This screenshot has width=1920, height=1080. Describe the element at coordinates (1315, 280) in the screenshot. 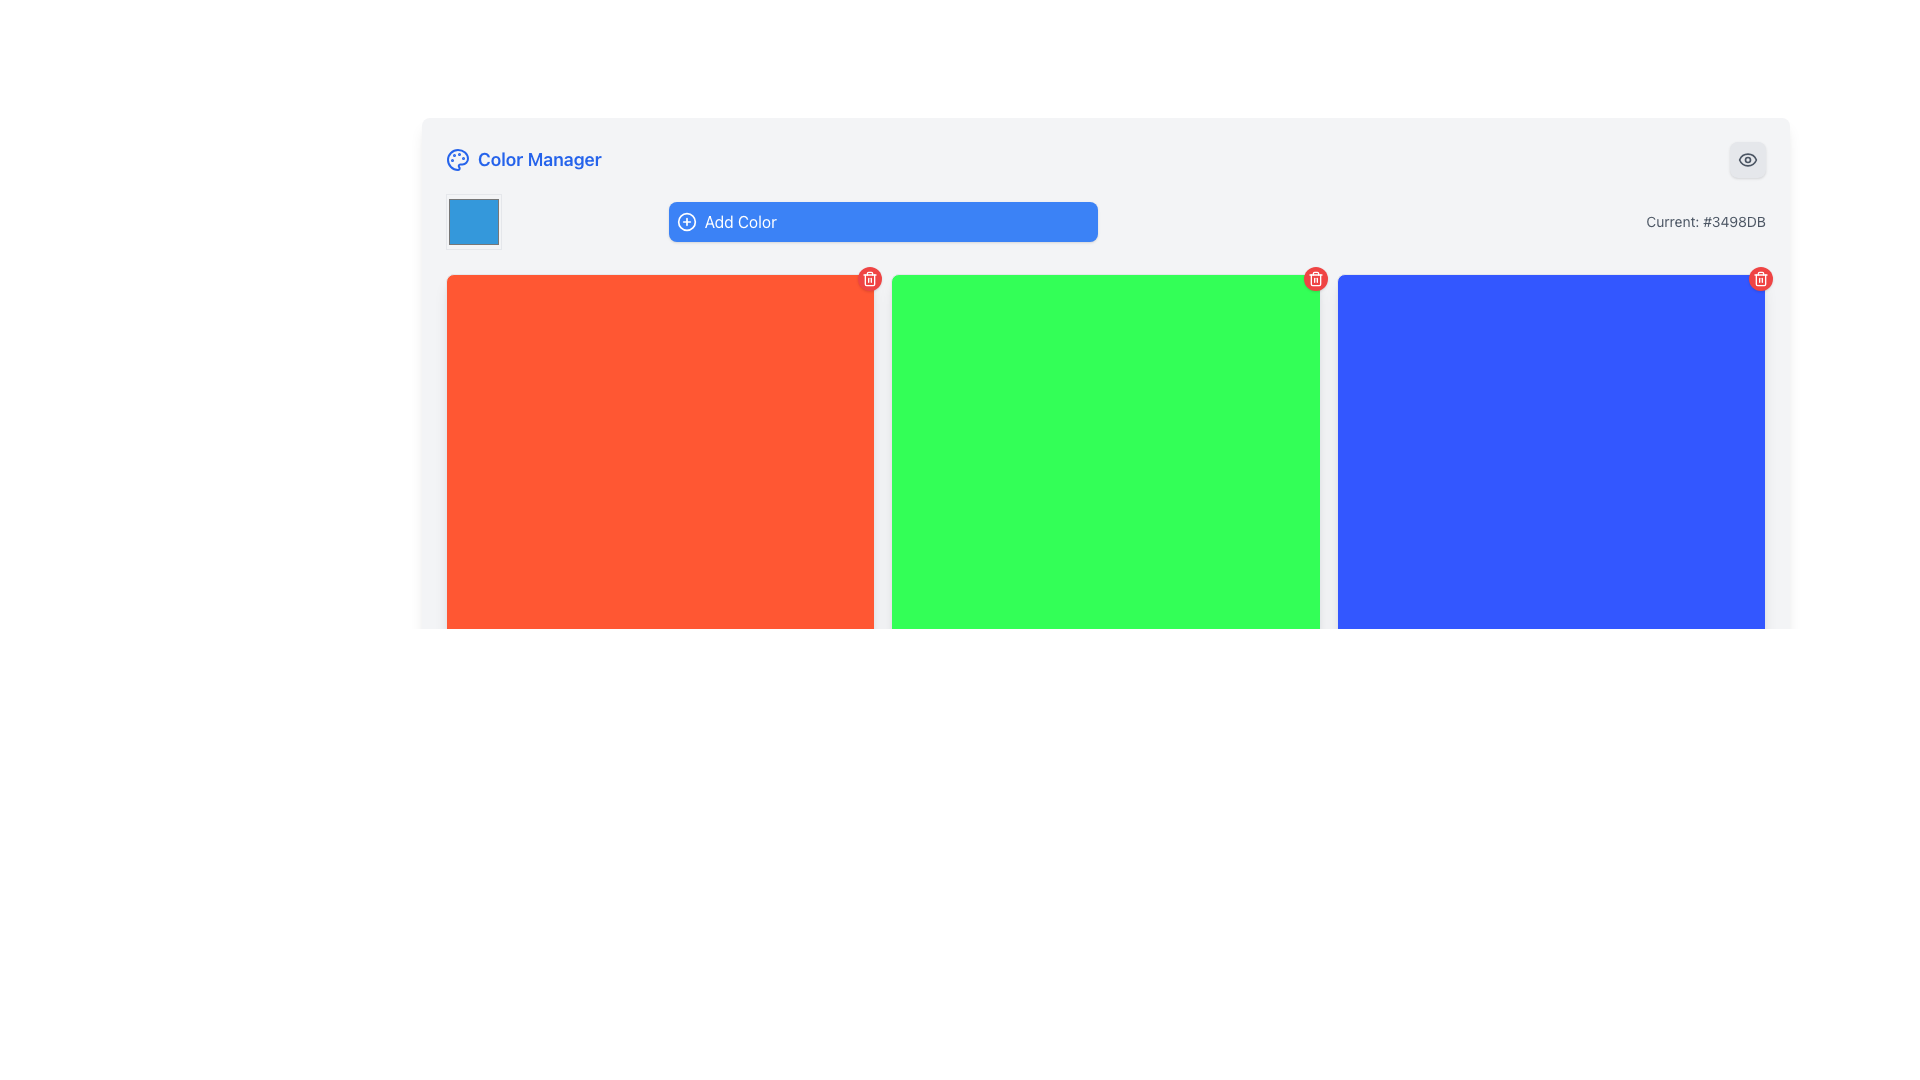

I see `the trash icon, which is located at the top-right corner of the second green panel` at that location.